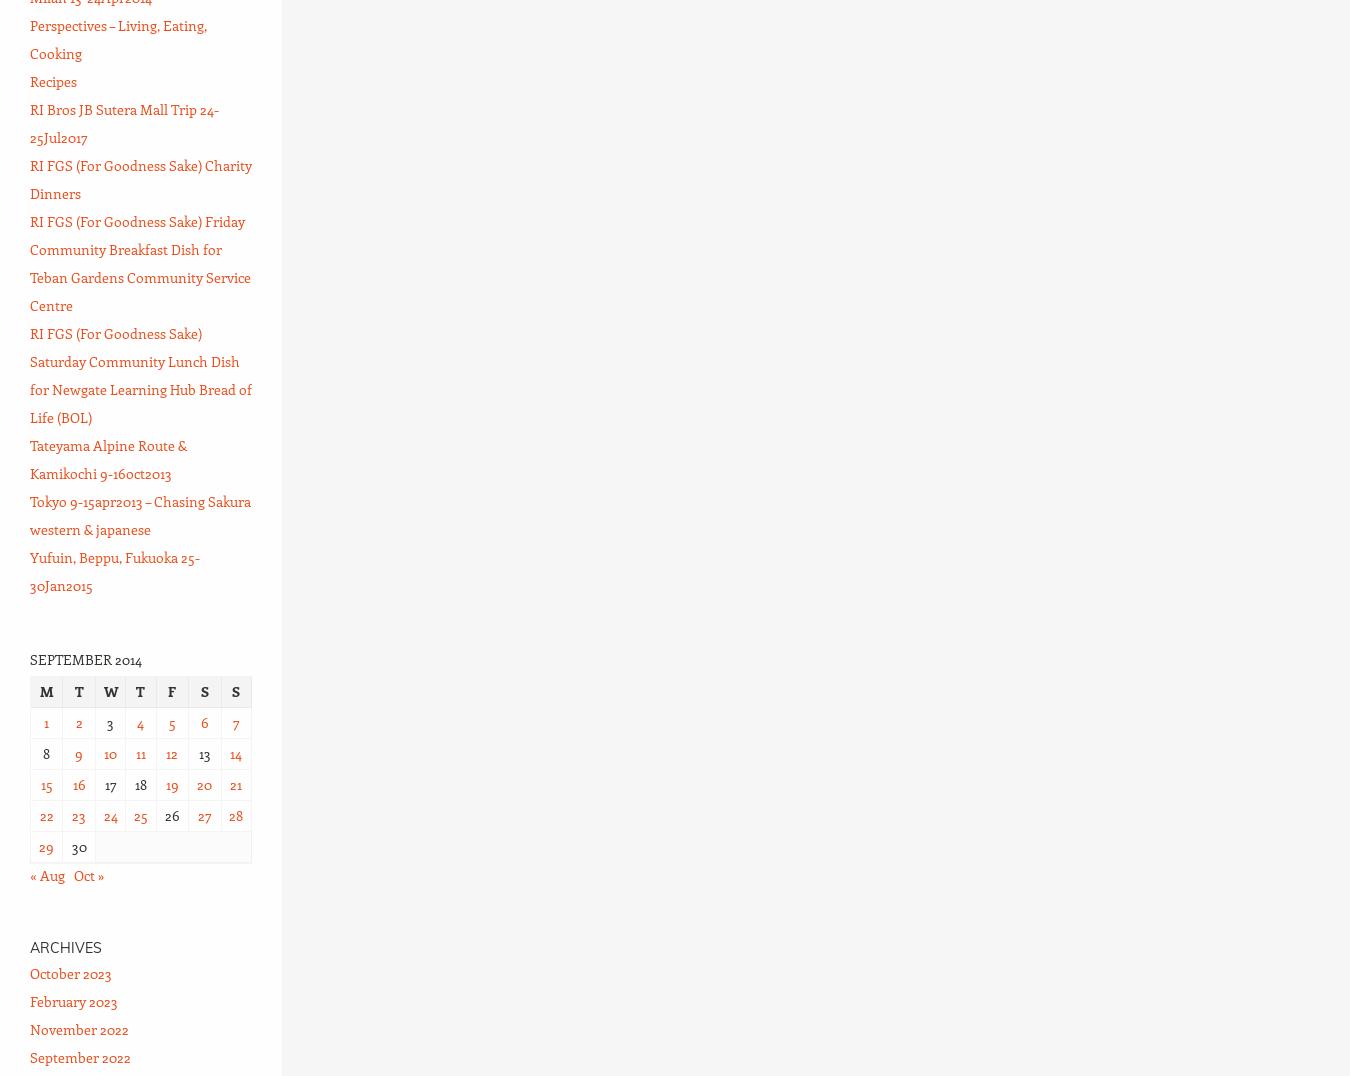 Image resolution: width=1350 pixels, height=1076 pixels. I want to click on 'M', so click(45, 690).